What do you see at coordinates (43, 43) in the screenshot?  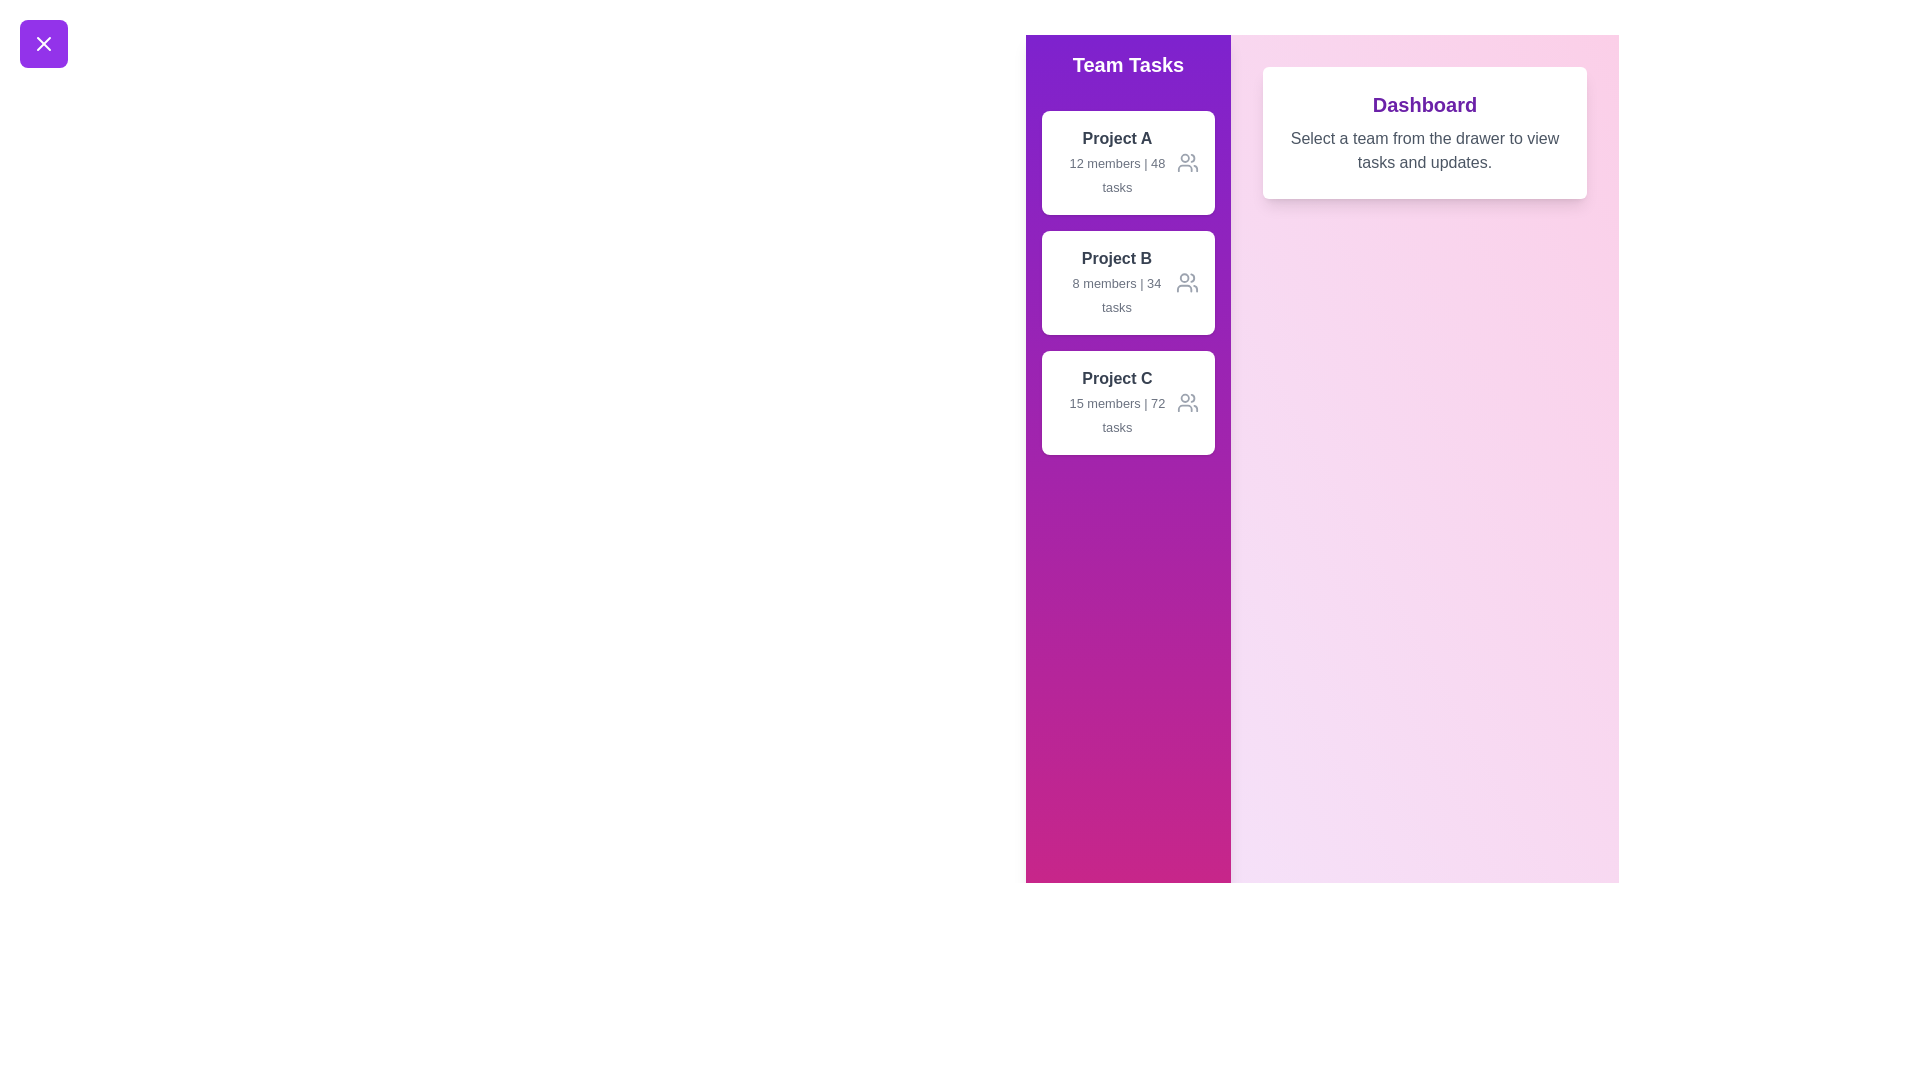 I see `button with the X icon to toggle the drawer visibility` at bounding box center [43, 43].